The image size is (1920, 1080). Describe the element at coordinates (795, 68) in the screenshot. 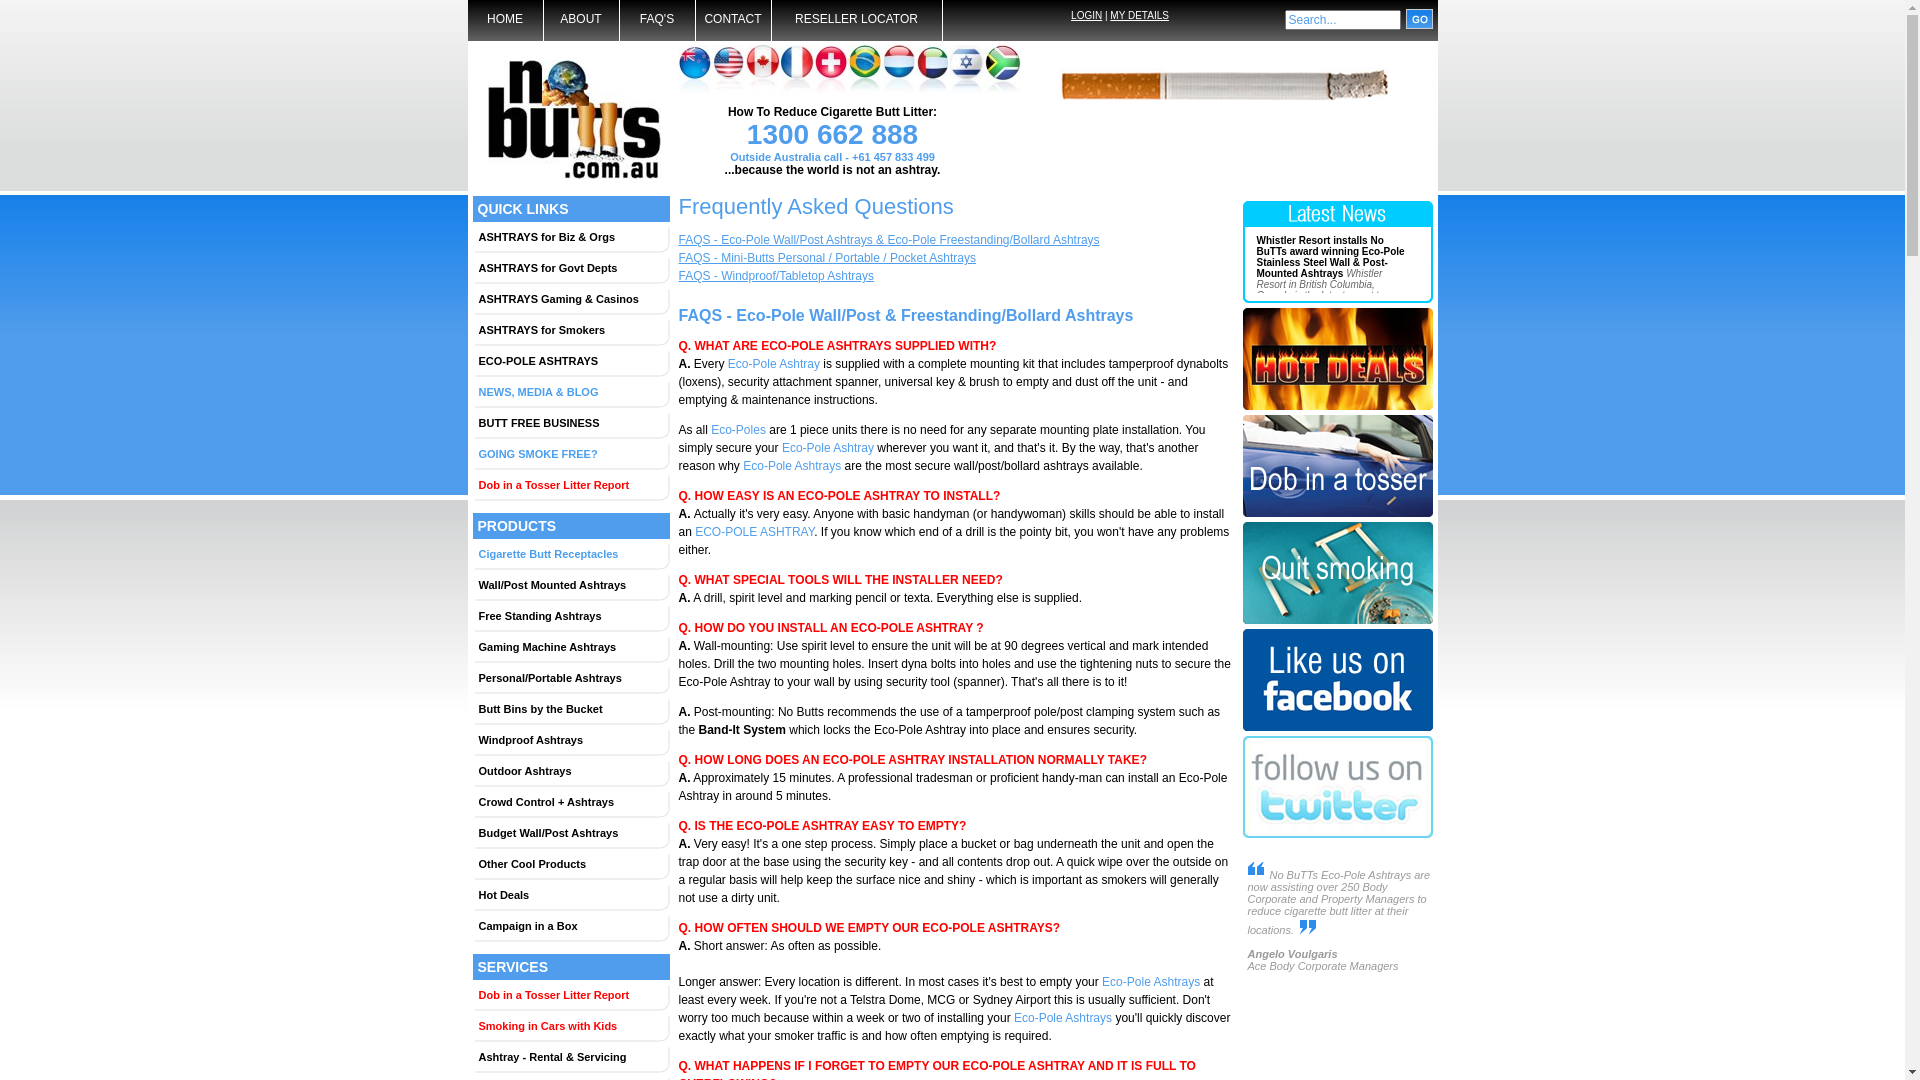

I see `'Contact details for France'` at that location.